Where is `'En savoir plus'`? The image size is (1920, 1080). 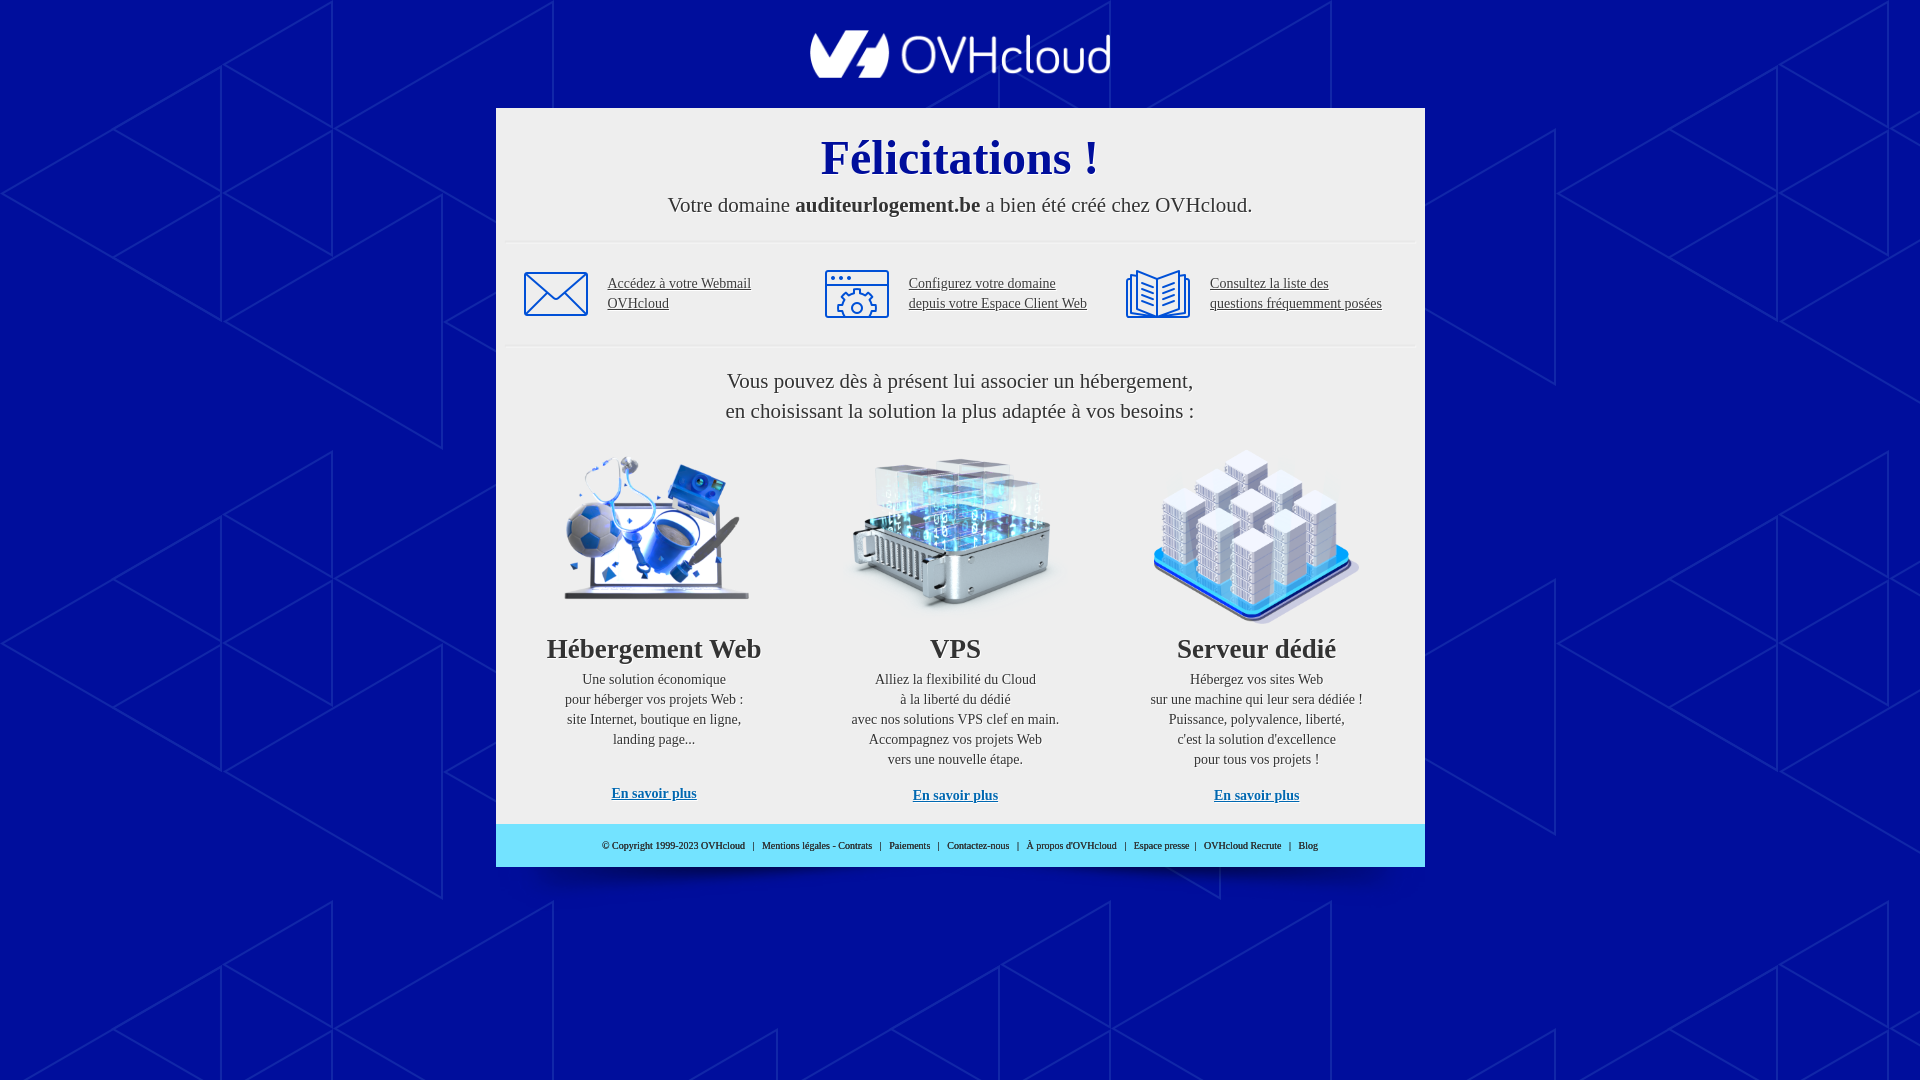 'En savoir plus' is located at coordinates (653, 792).